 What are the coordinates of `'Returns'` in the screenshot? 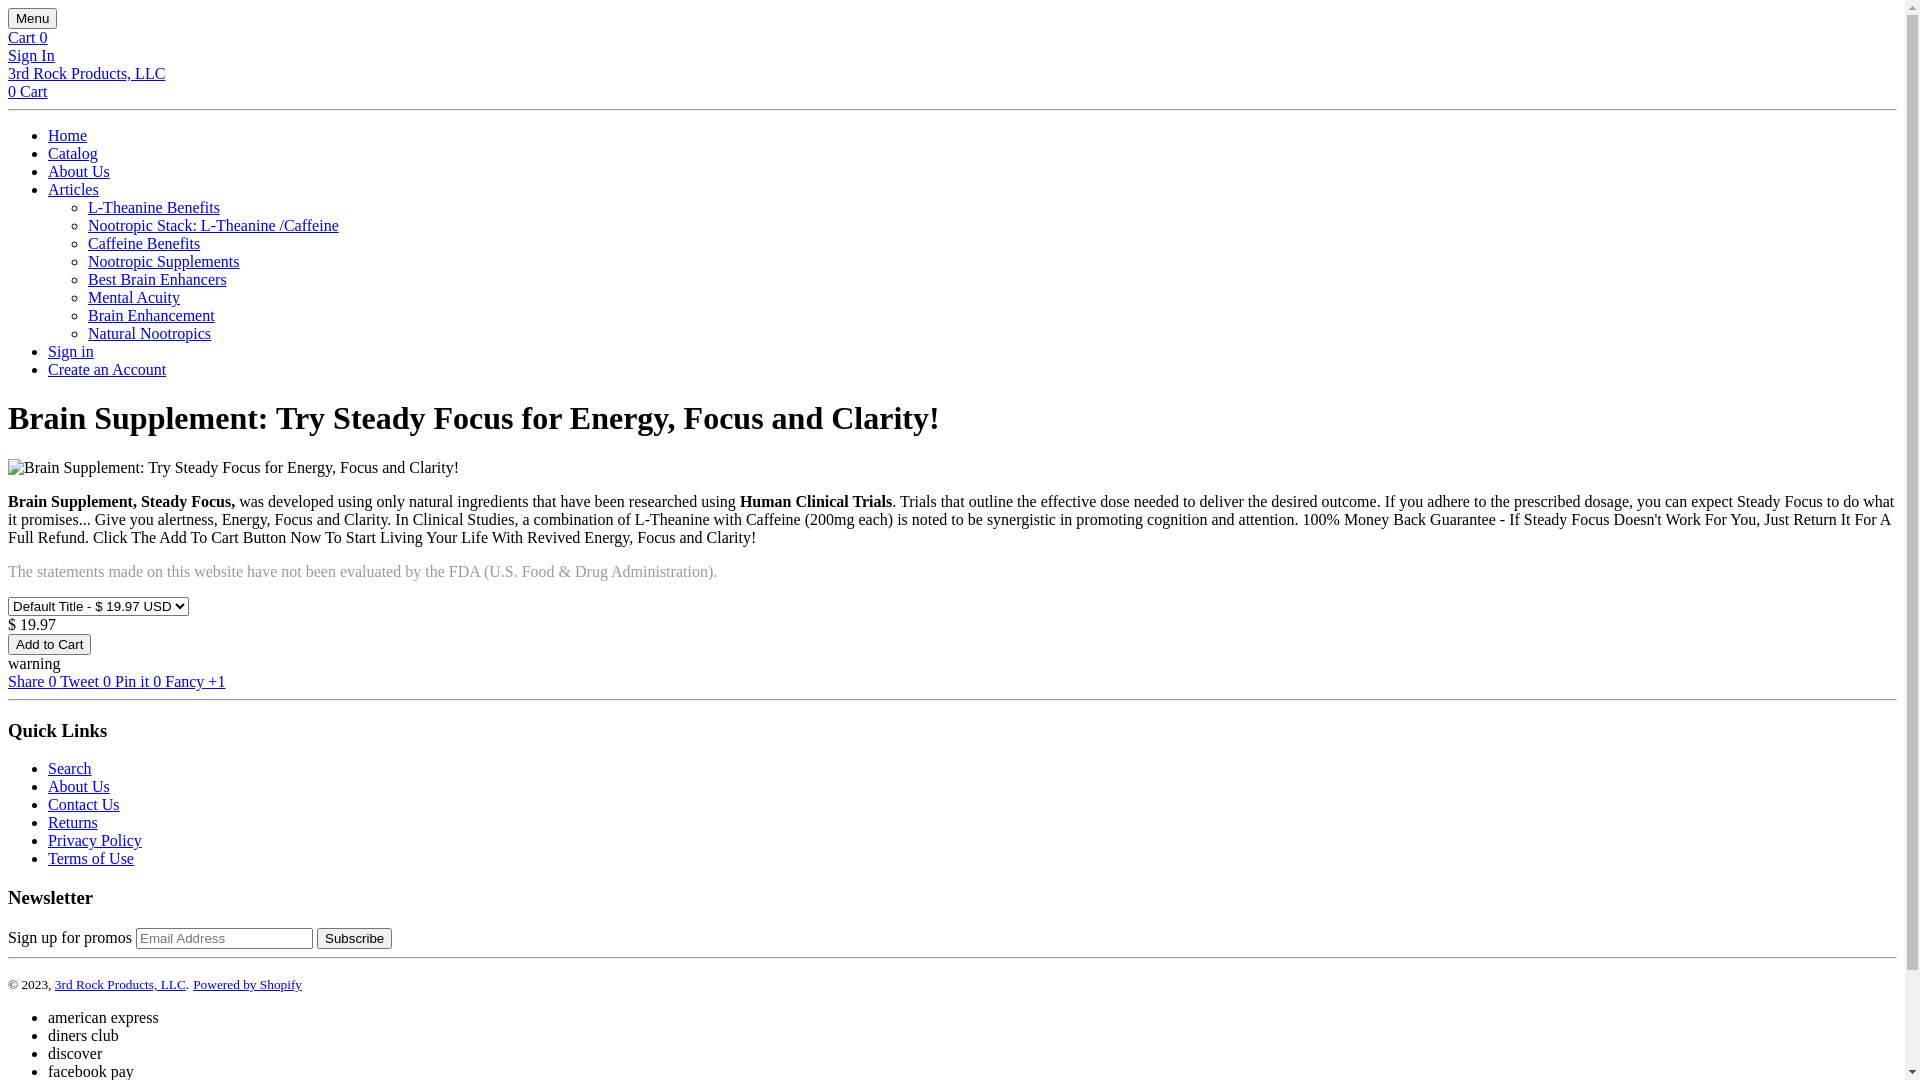 It's located at (72, 822).